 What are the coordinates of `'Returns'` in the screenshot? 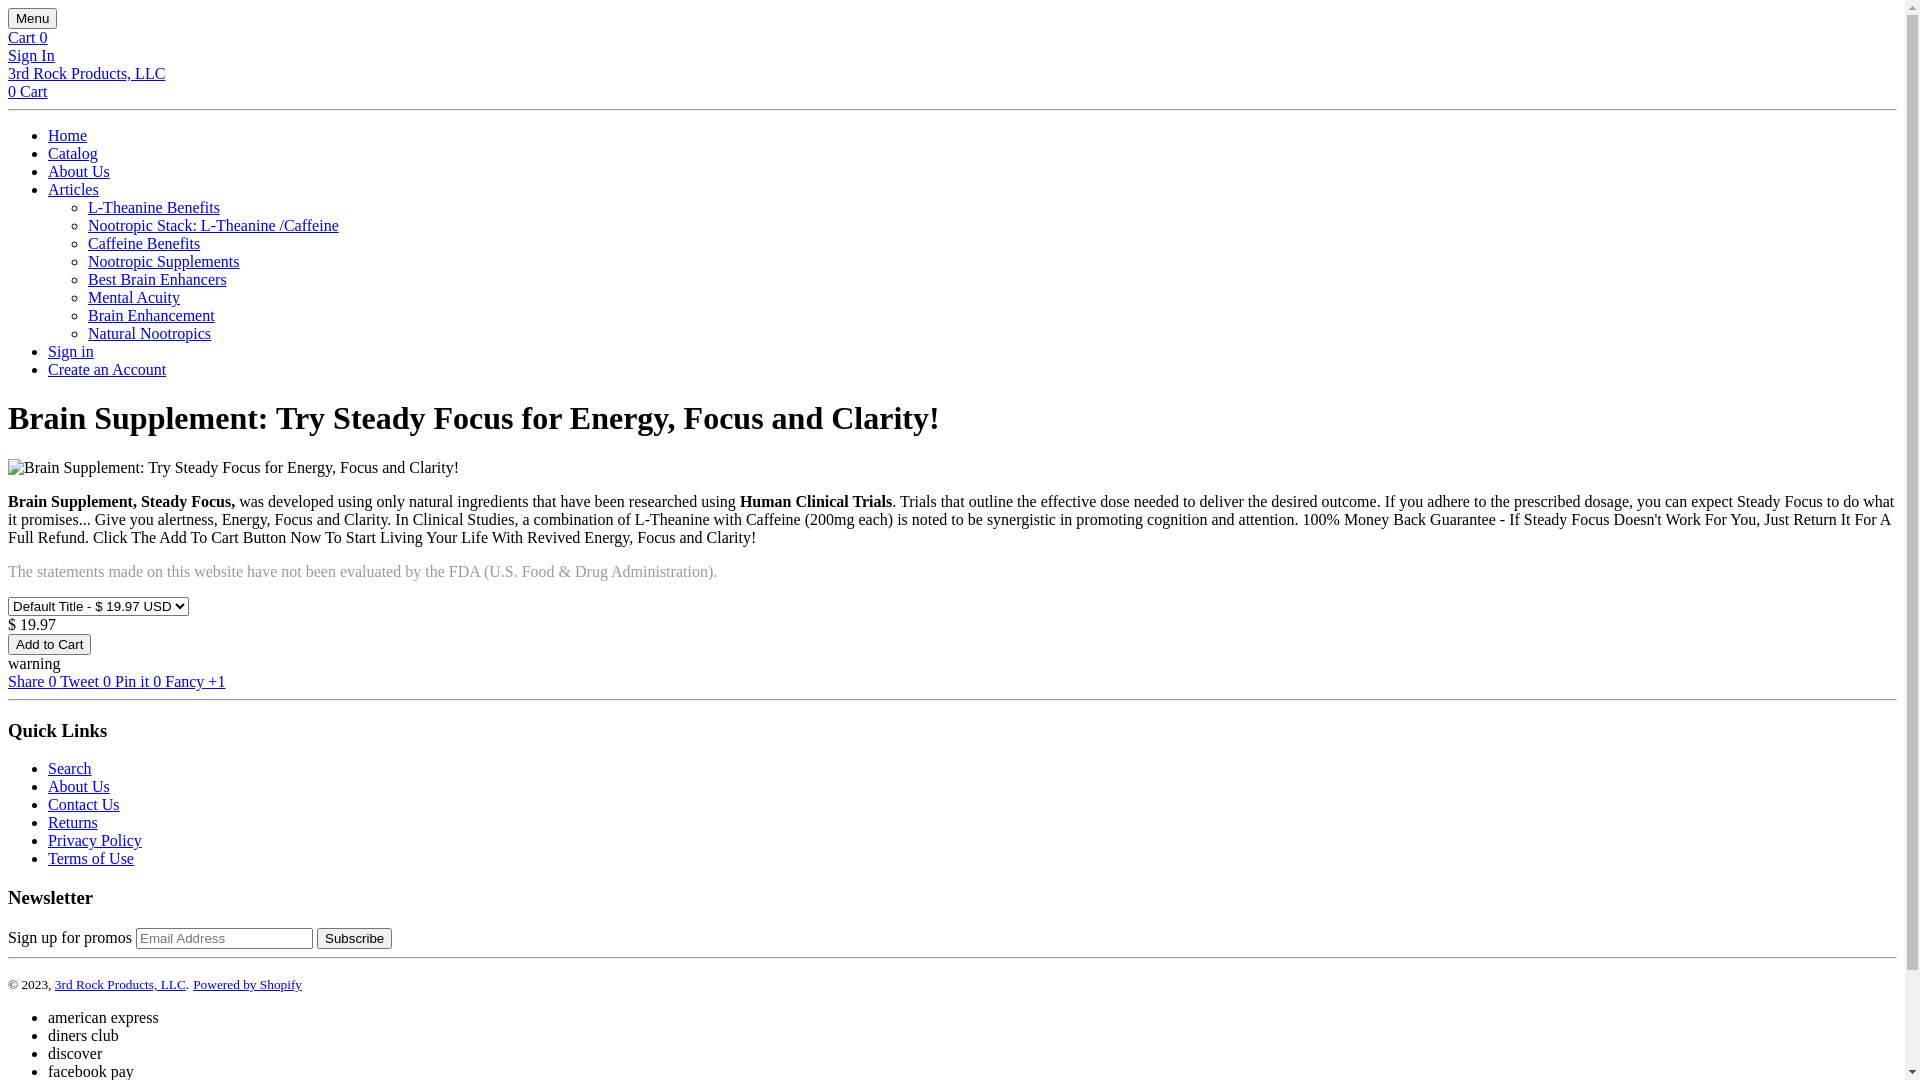 It's located at (72, 822).